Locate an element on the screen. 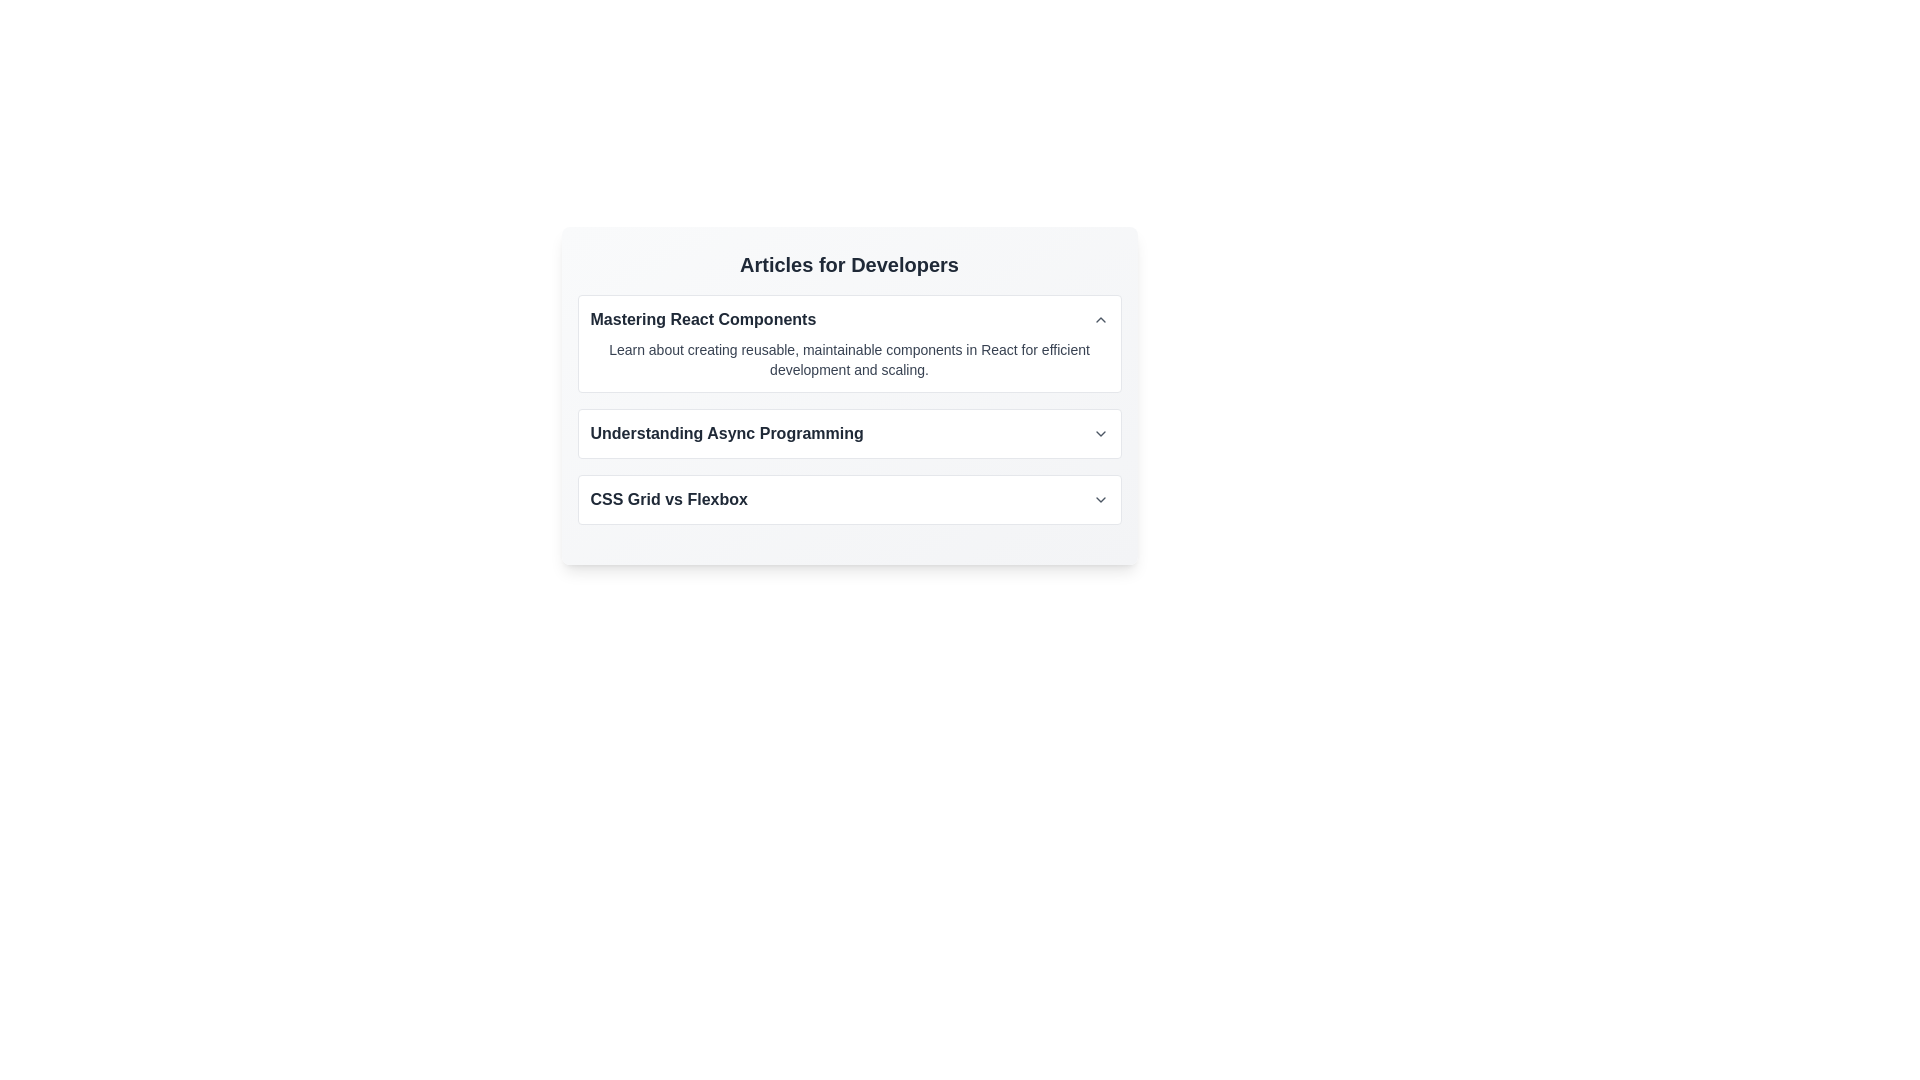 This screenshot has height=1080, width=1920. the downward-pointing chevron icon styled with a gray color, located at the bottom of the 'CSS Grid vs Flexbox' section is located at coordinates (1099, 499).